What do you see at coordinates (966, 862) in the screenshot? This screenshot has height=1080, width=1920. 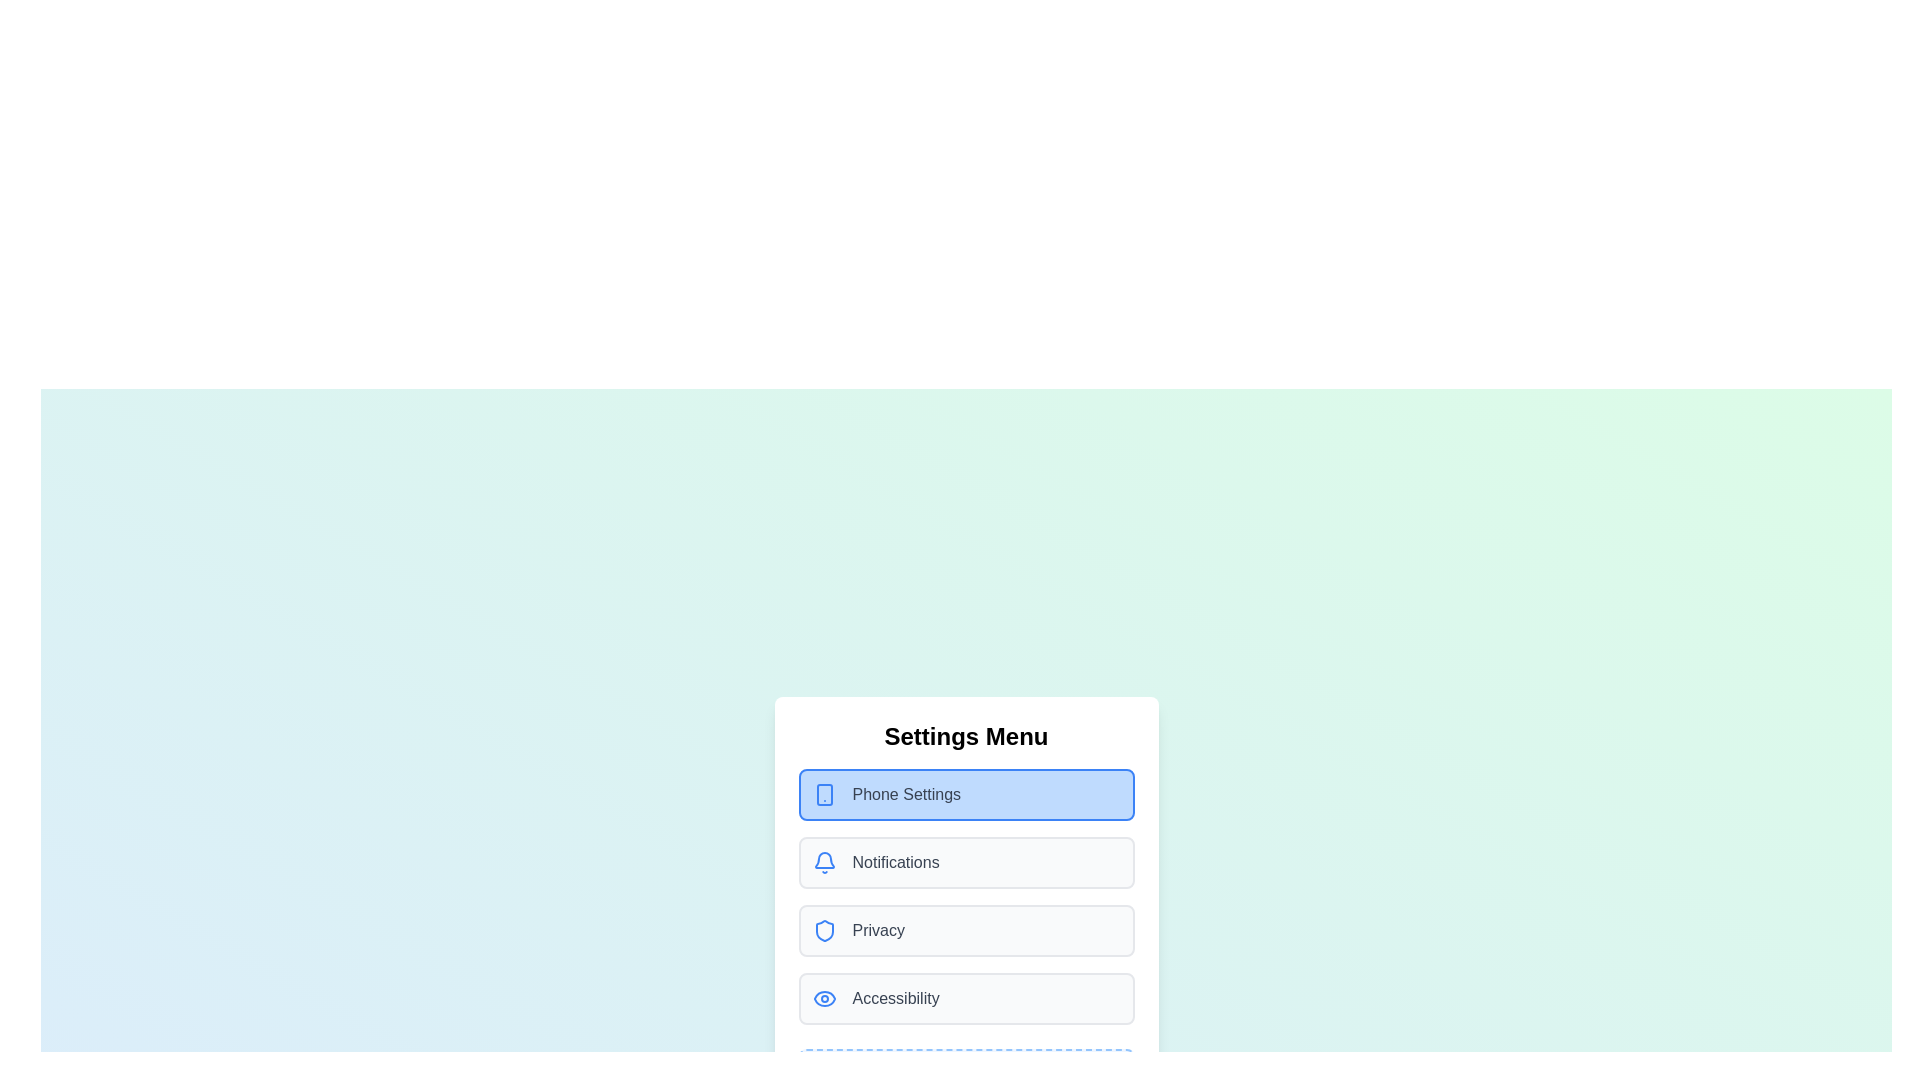 I see `the menu item corresponding to Notifications` at bounding box center [966, 862].